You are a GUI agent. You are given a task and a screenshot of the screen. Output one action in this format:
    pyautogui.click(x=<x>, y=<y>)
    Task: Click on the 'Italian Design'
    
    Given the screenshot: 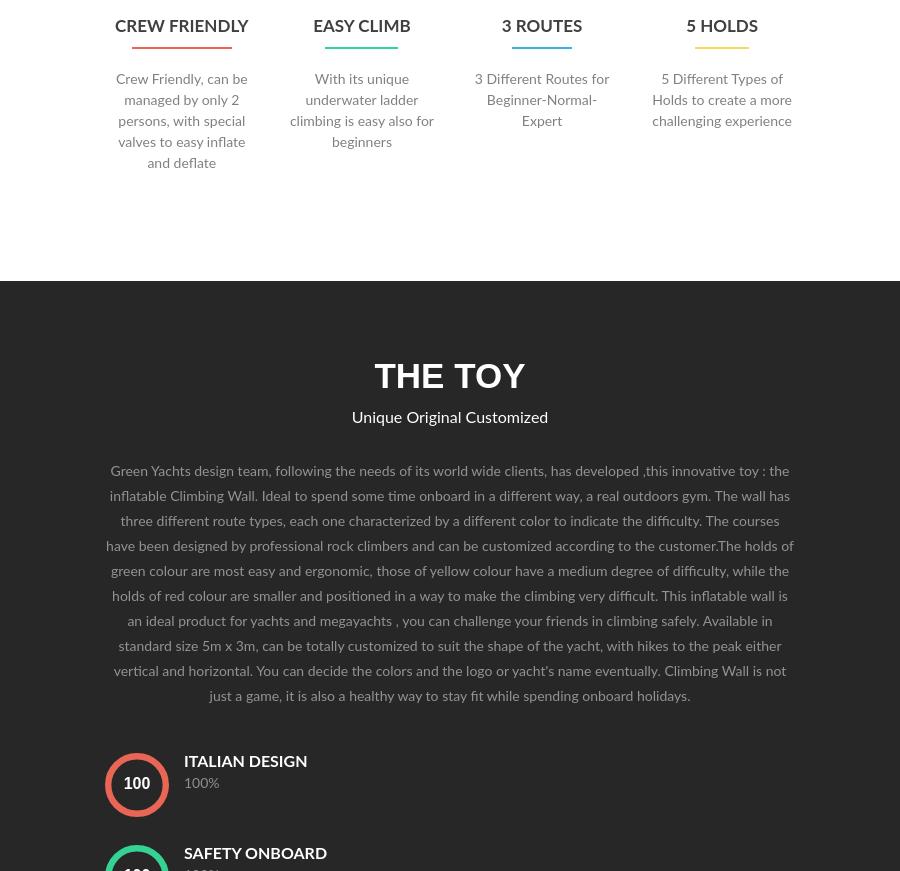 What is the action you would take?
    pyautogui.click(x=244, y=760)
    